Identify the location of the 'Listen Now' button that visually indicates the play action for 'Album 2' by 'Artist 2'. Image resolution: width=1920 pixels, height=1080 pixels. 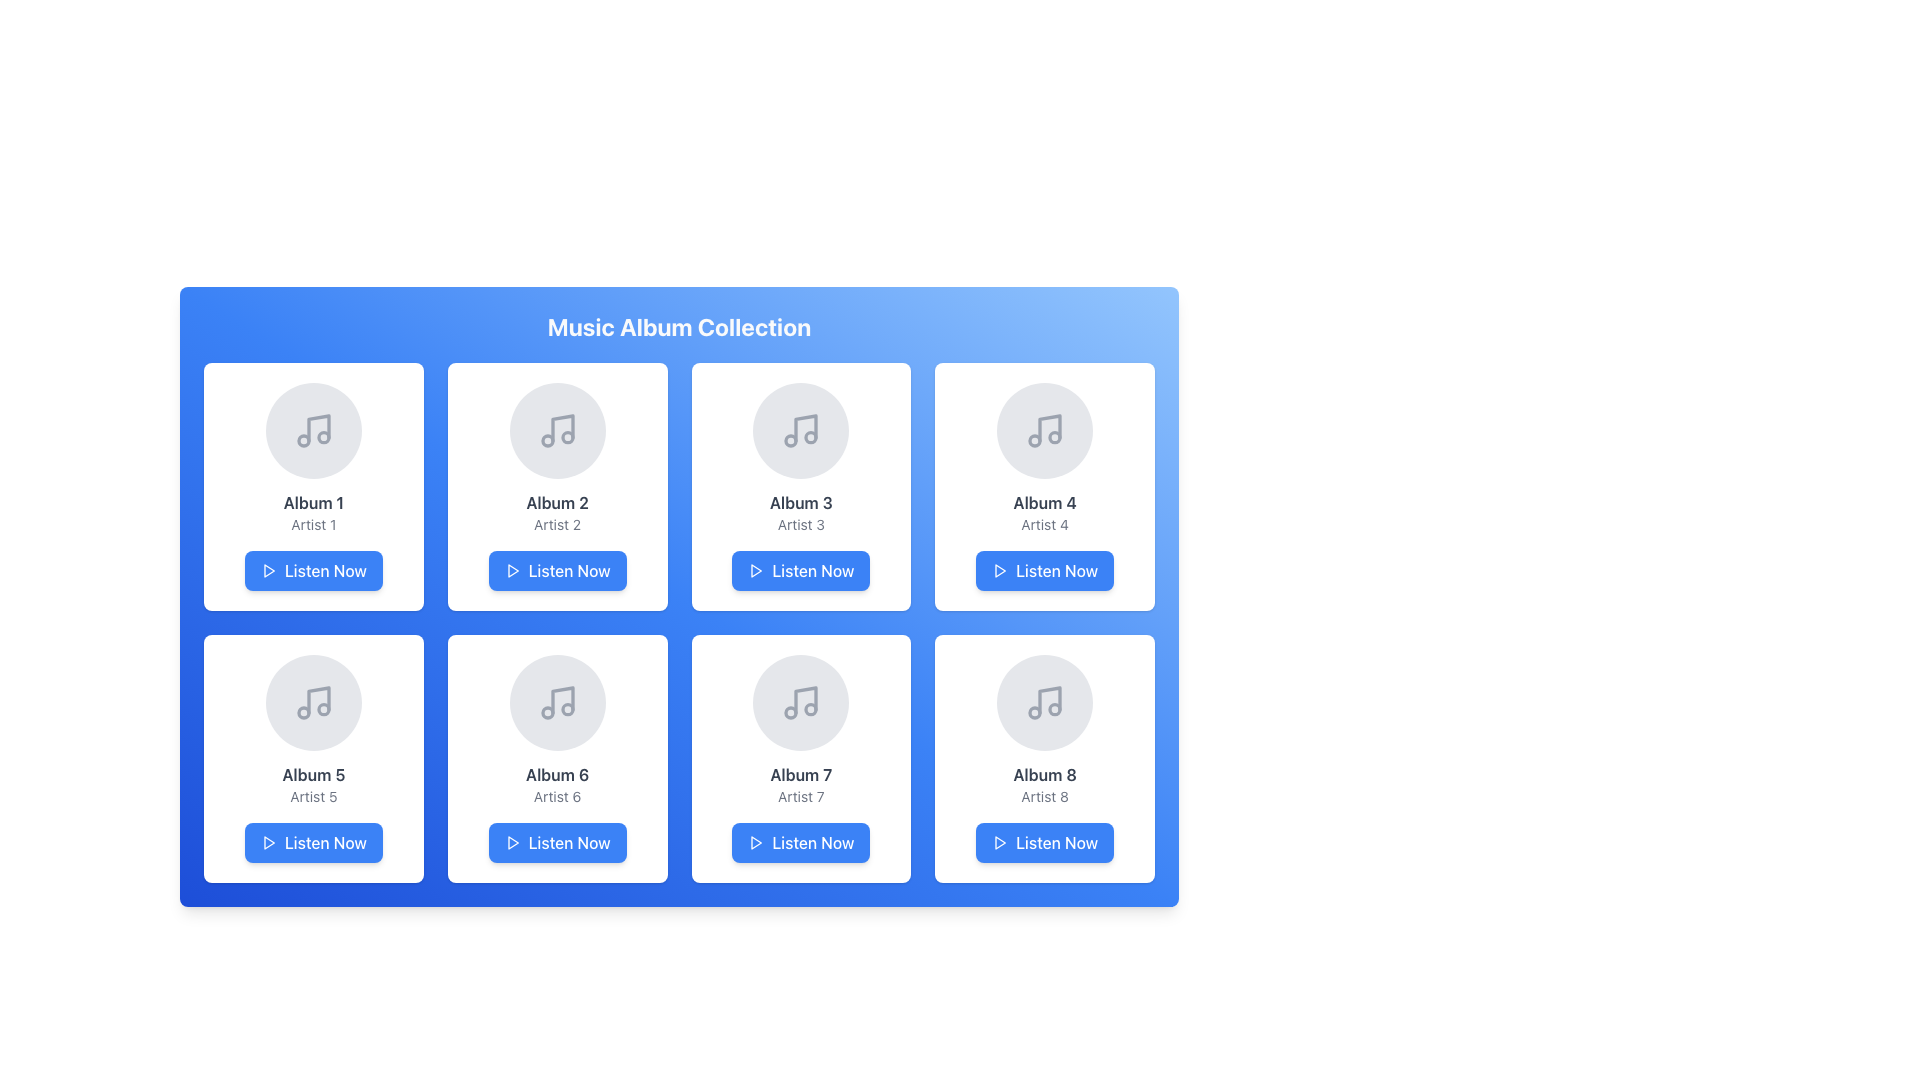
(512, 570).